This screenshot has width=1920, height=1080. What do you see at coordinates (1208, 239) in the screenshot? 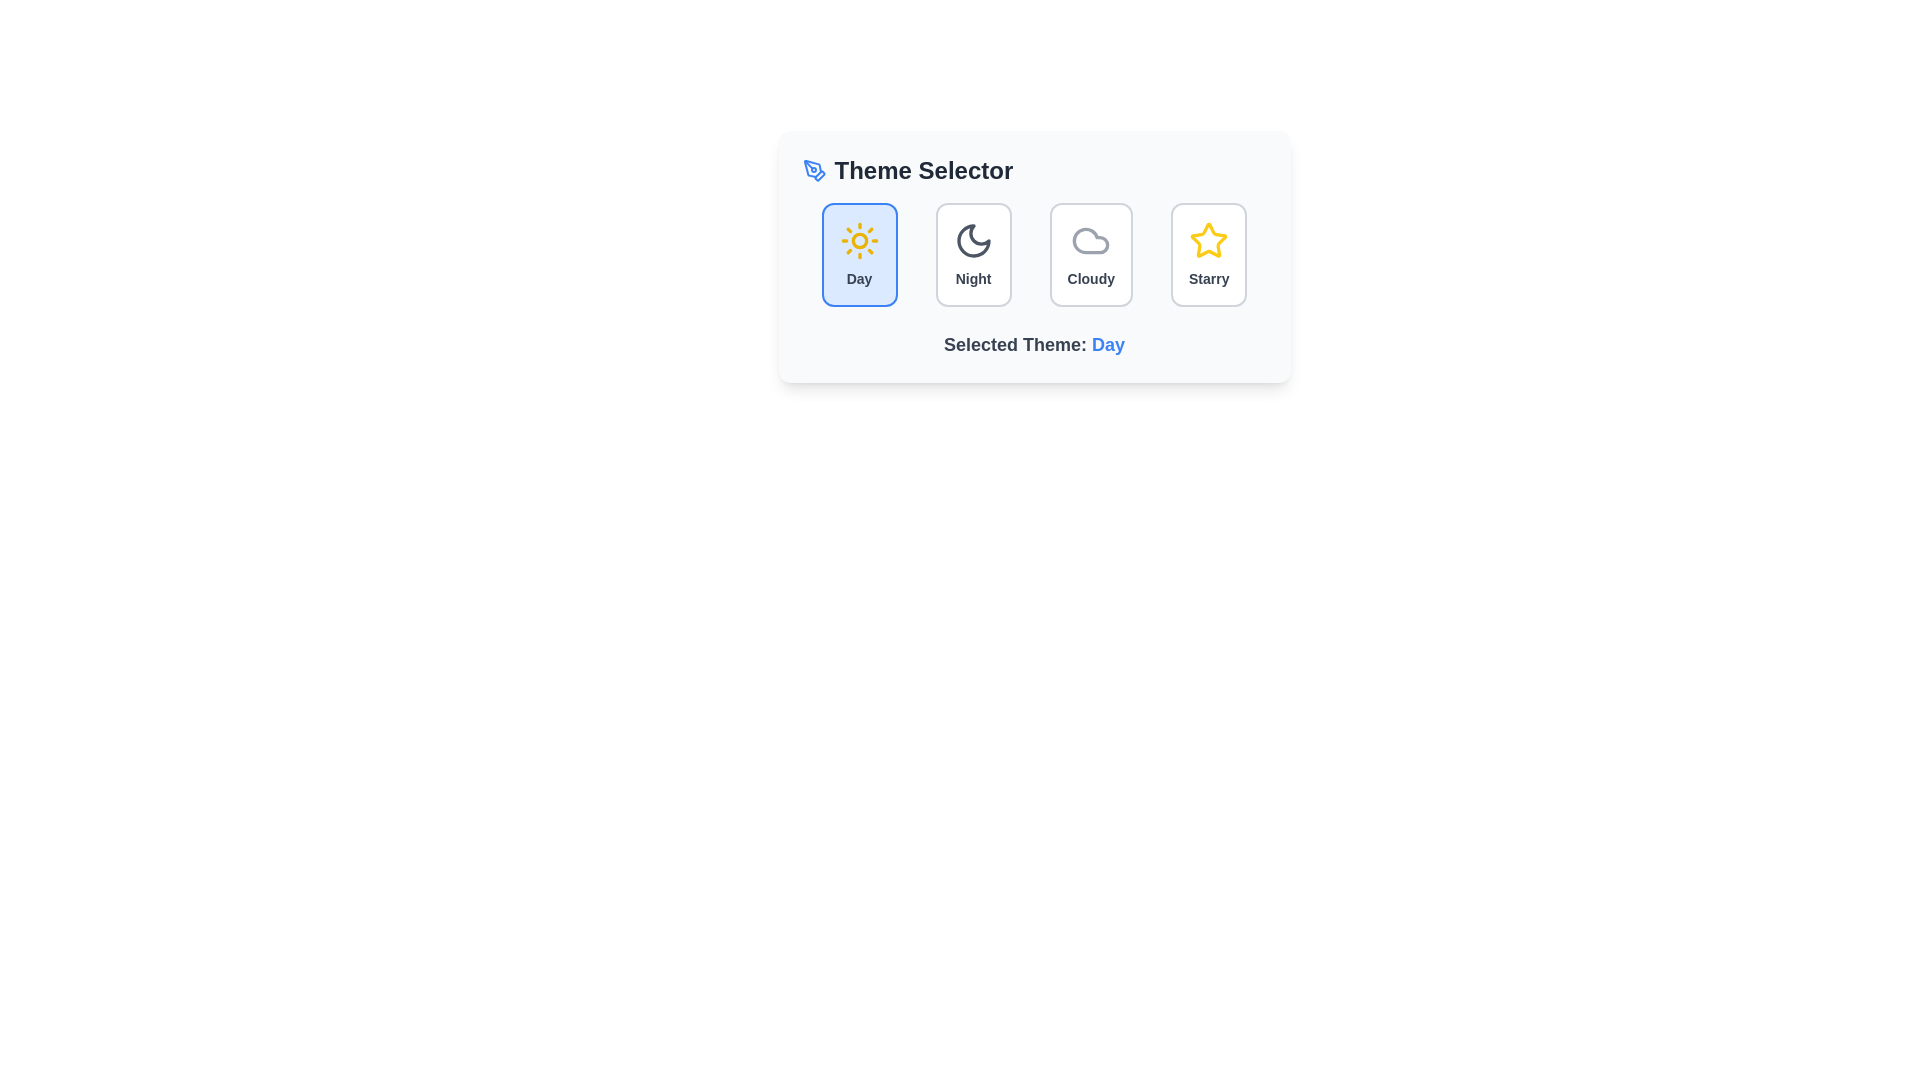
I see `the yellow outlined star icon with a white interior` at bounding box center [1208, 239].